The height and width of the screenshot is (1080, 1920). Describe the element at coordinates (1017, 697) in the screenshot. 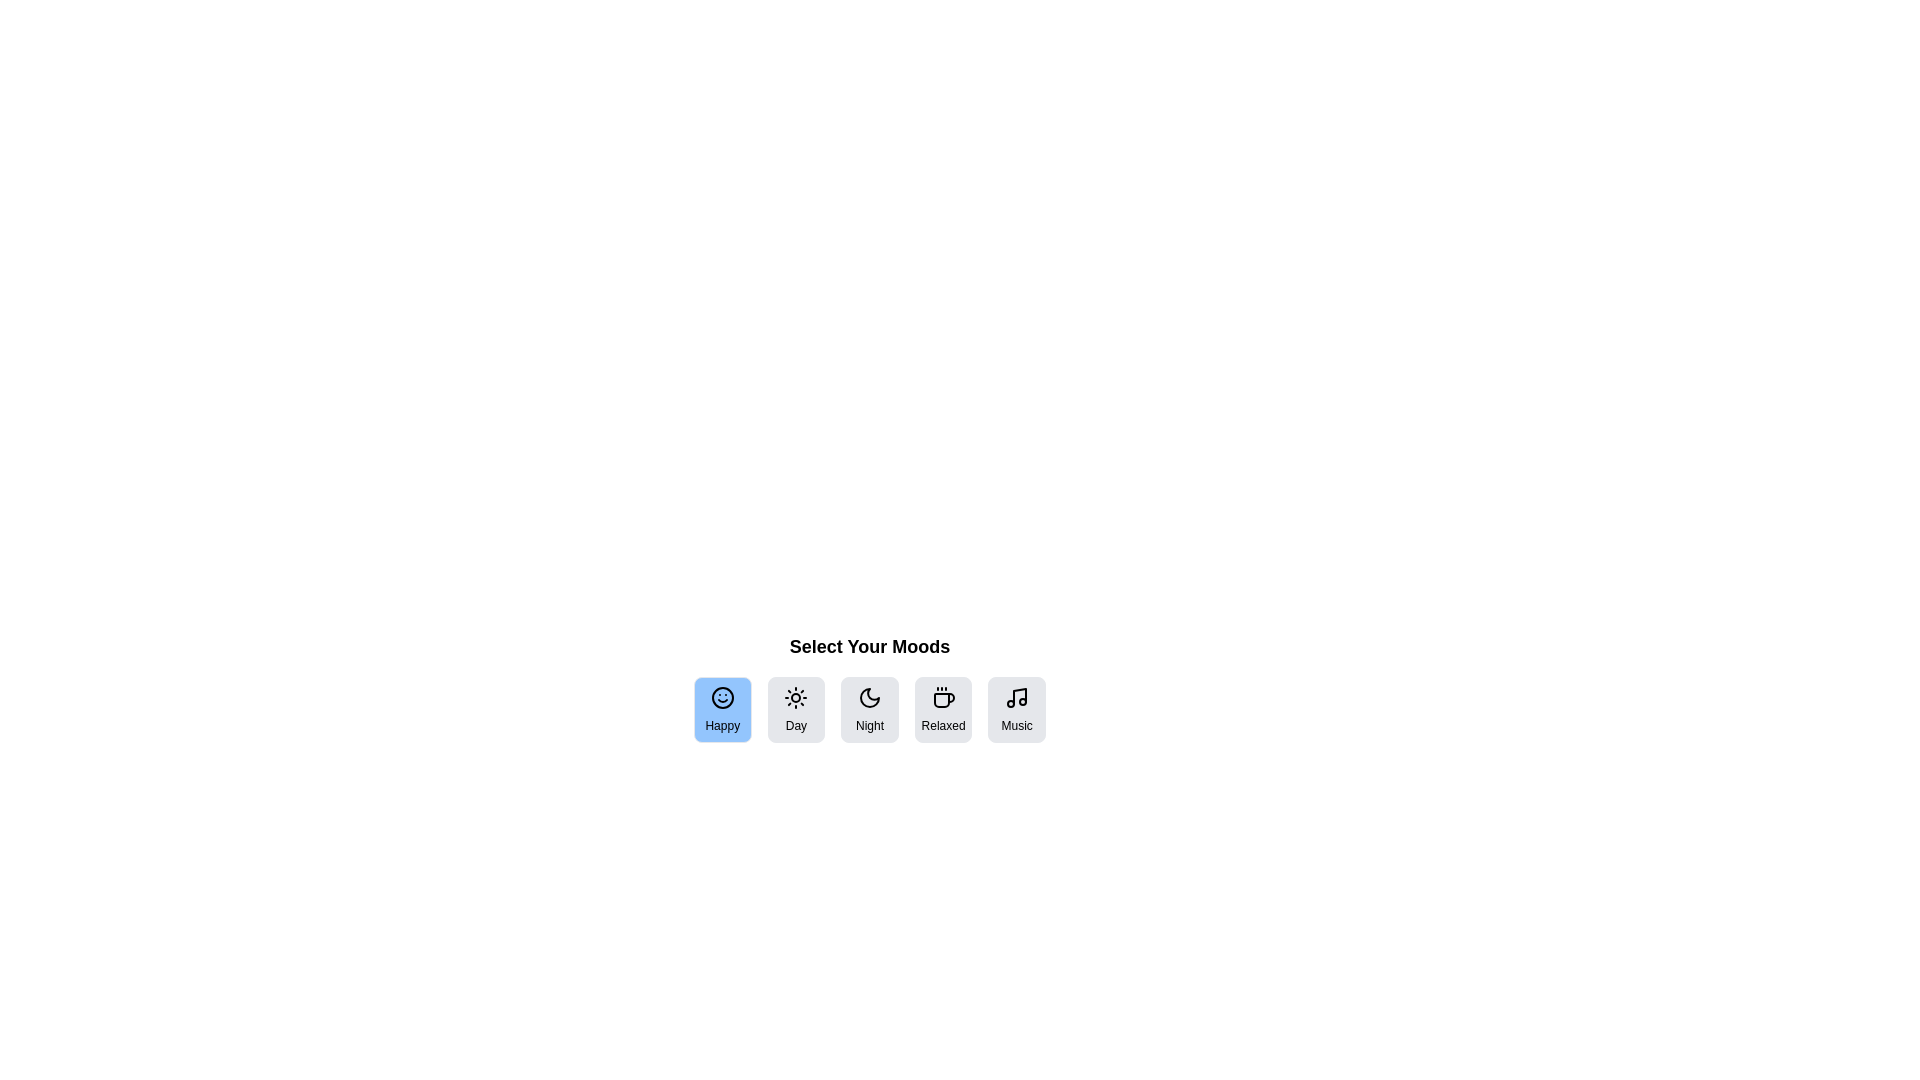

I see `the 'Music' mood icon located at the bottom-right of the interface, which is the last interactive button in the row of mood options` at that location.